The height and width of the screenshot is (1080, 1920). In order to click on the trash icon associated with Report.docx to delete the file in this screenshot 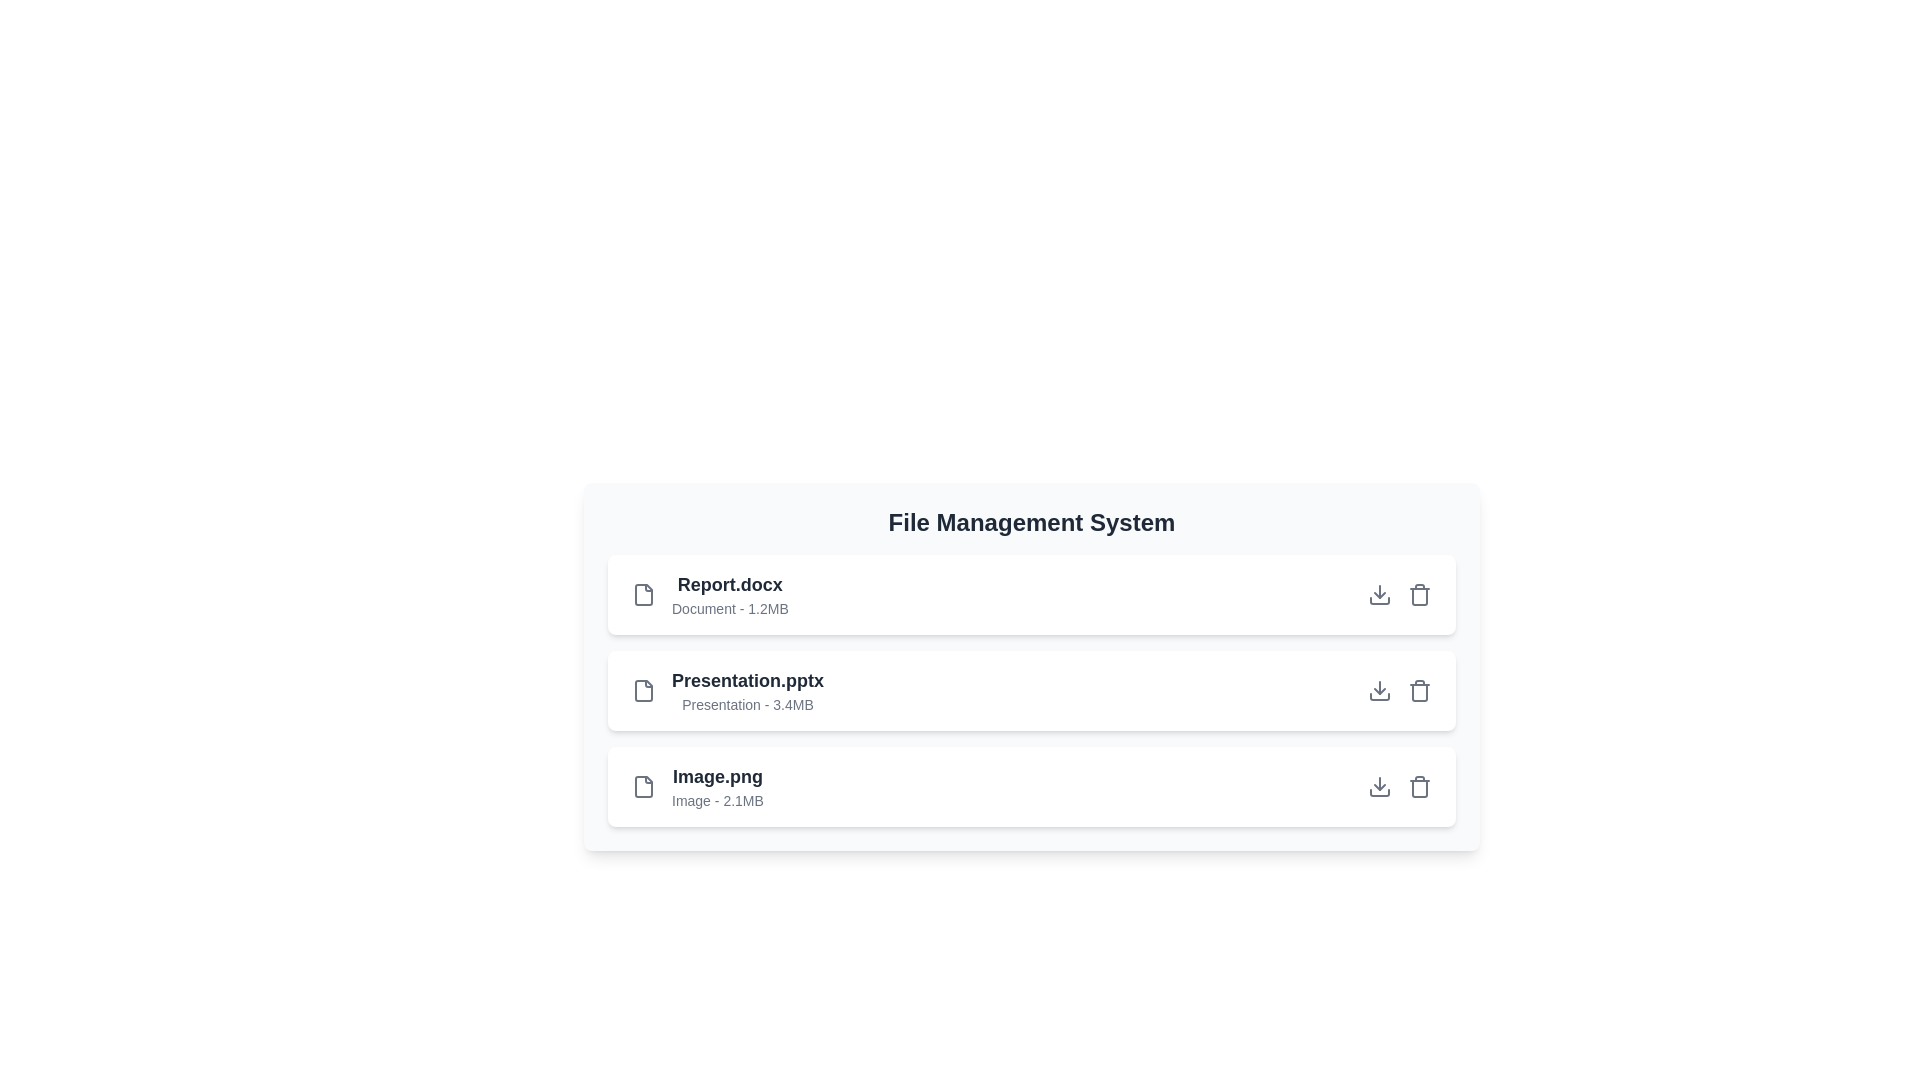, I will do `click(1419, 593)`.